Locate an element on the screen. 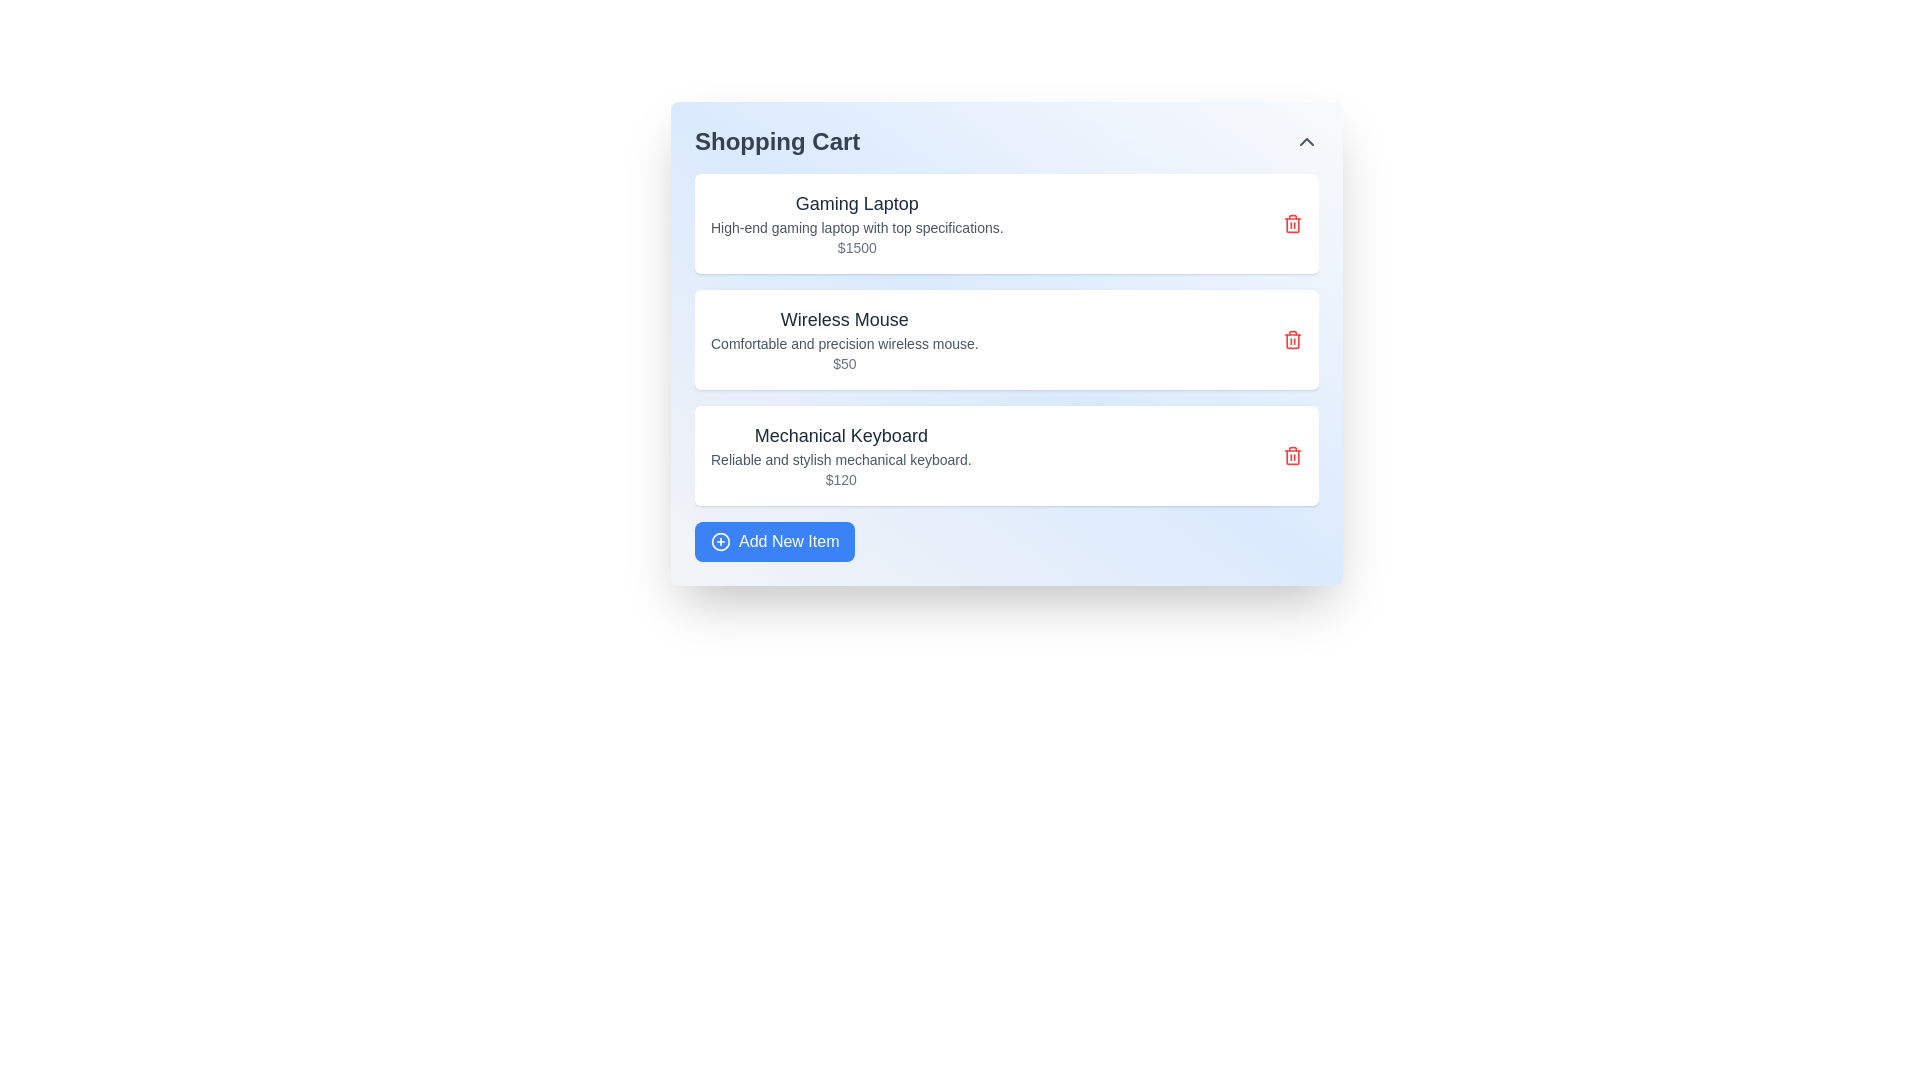 The image size is (1920, 1080). the 'Wireless Mouse' label in the shopping cart is located at coordinates (844, 319).